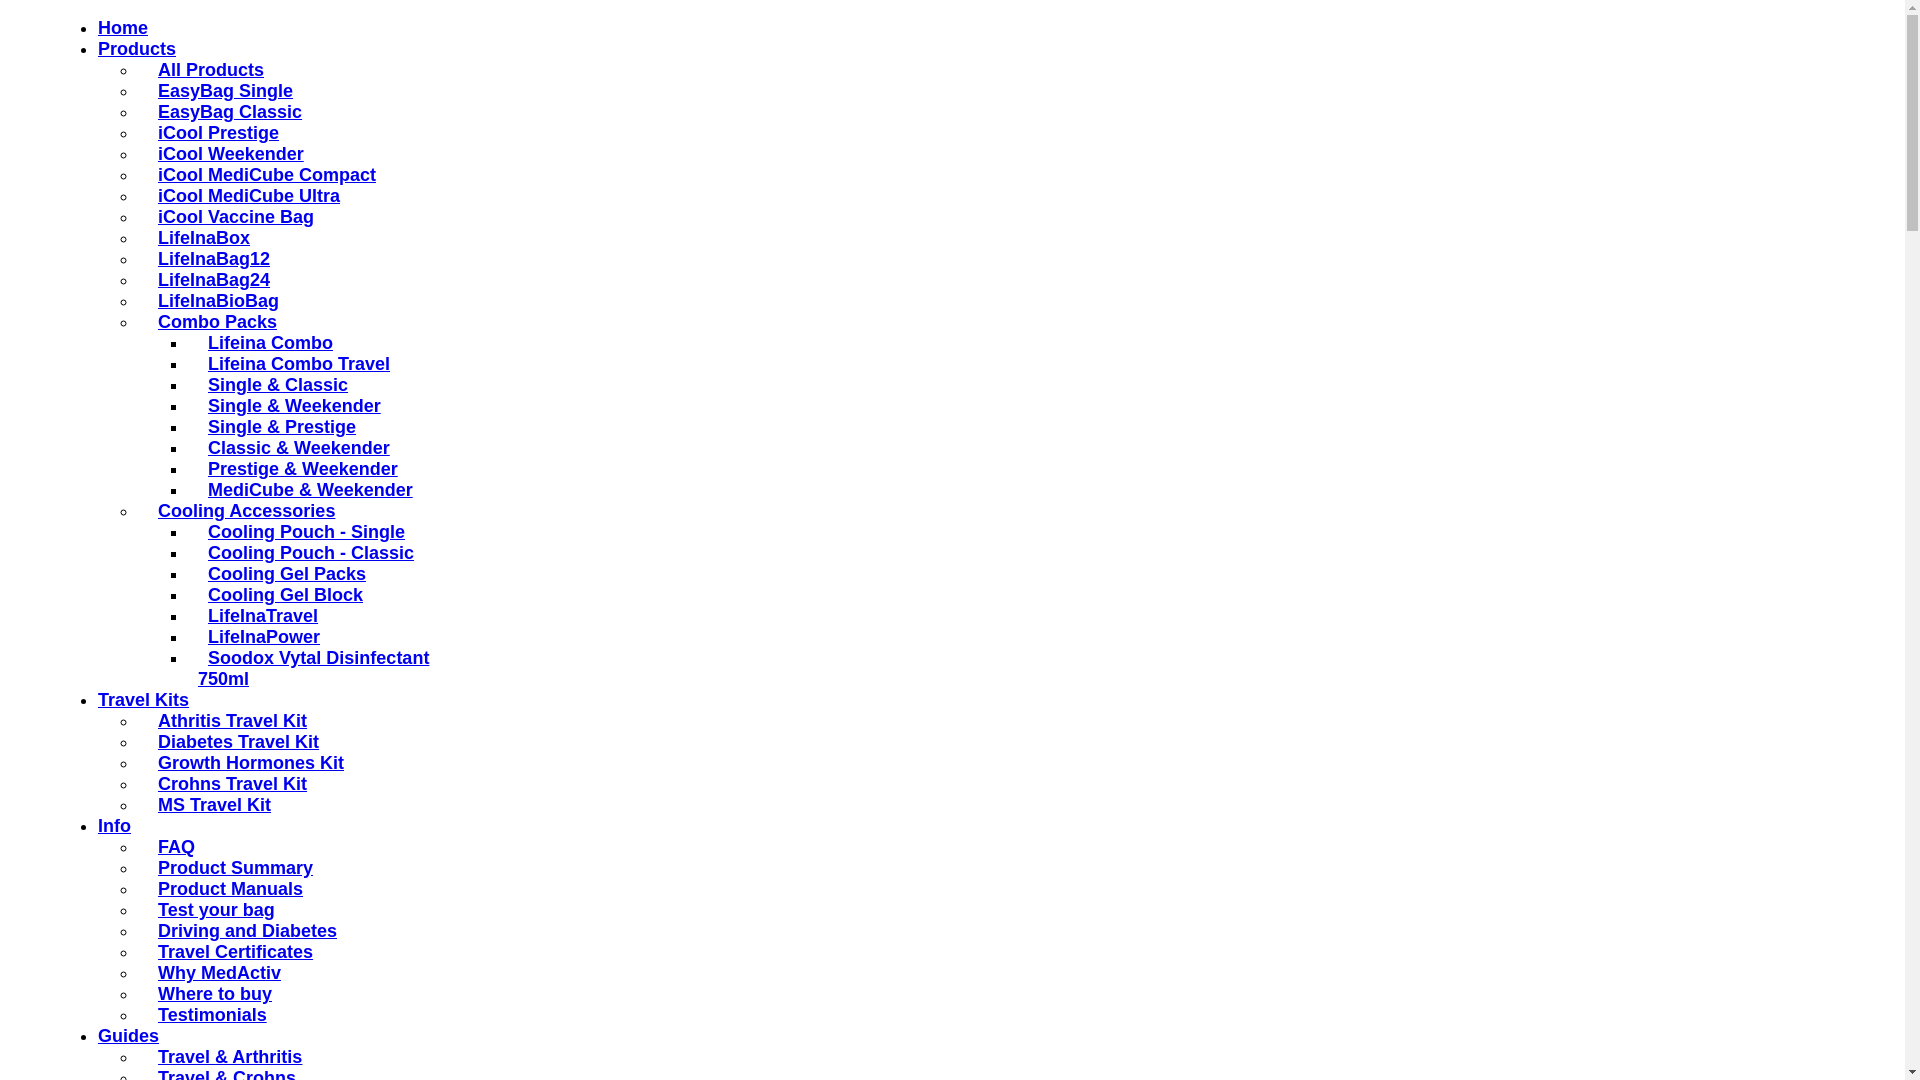  Describe the element at coordinates (225, 887) in the screenshot. I see `'Product Manuals'` at that location.